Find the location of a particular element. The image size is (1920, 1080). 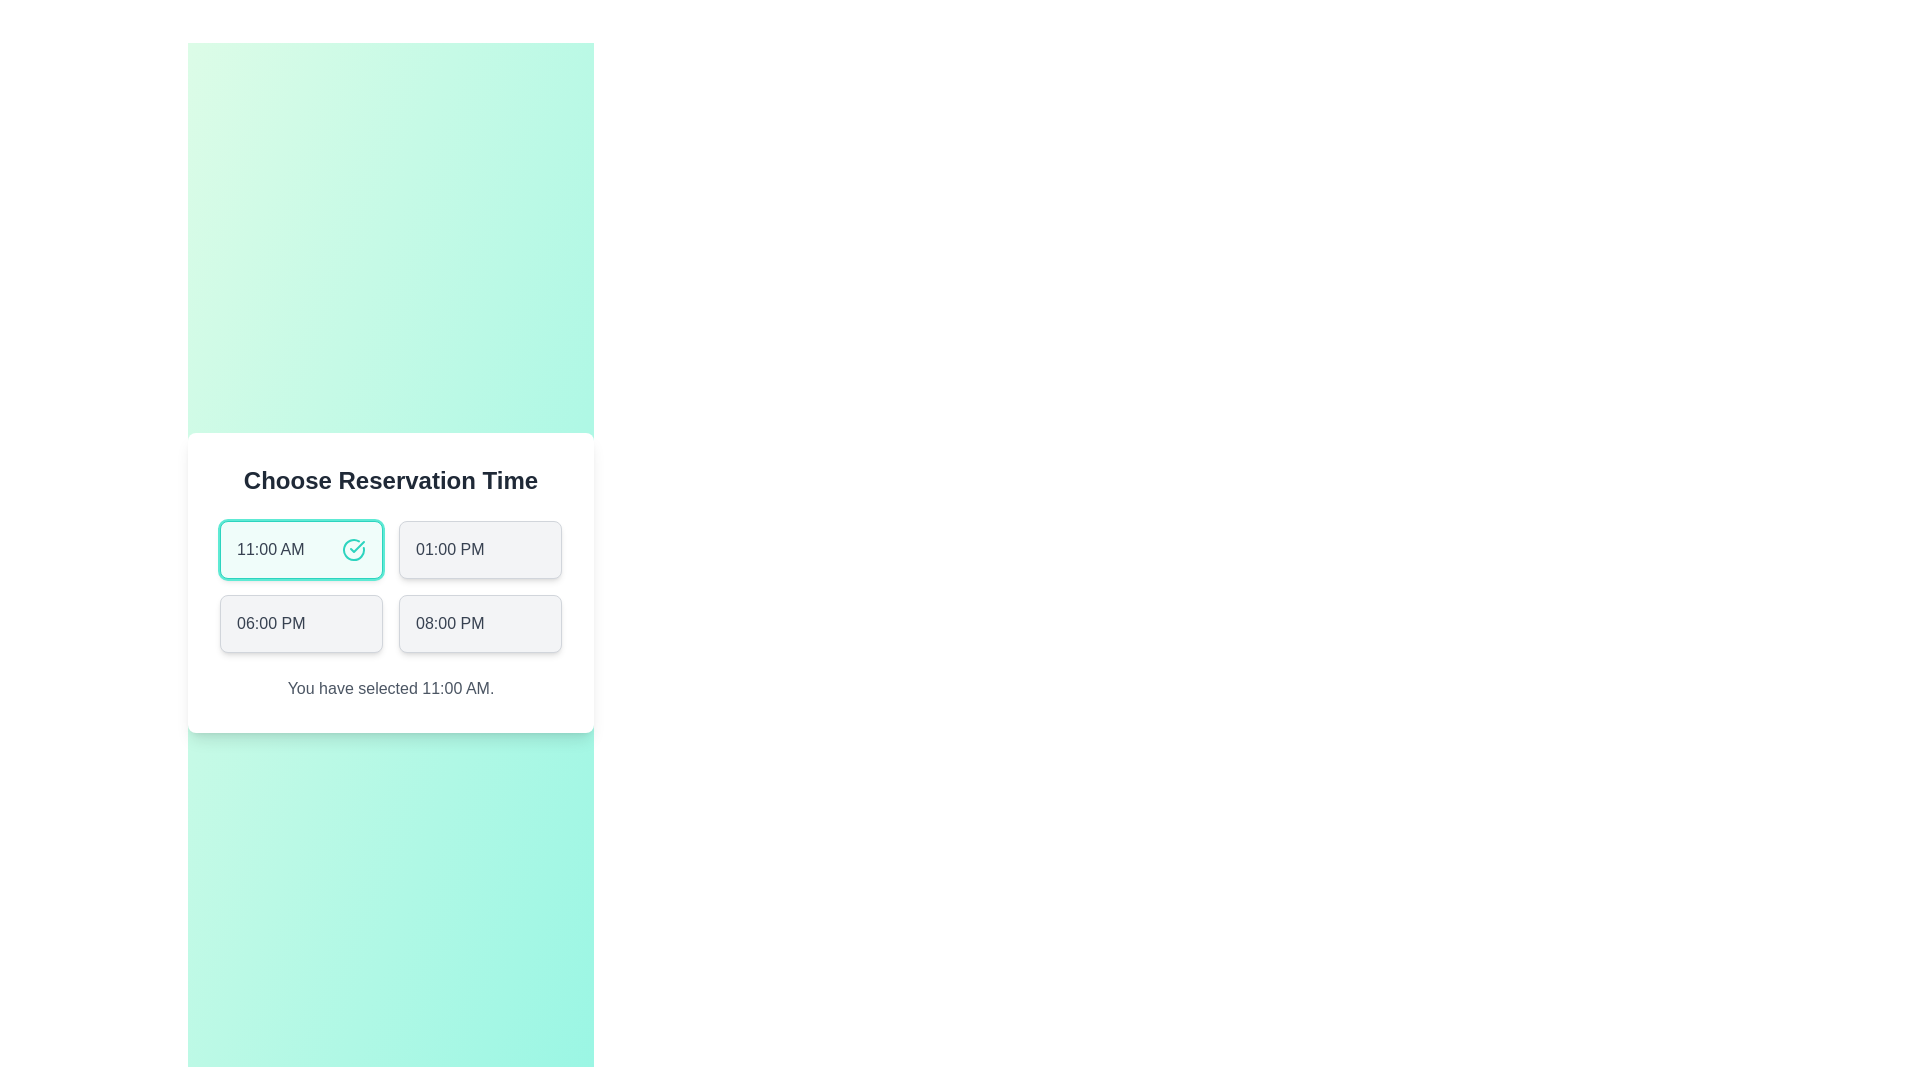

the teal button displaying '11:00 AM' with a checkmark icon is located at coordinates (300, 550).